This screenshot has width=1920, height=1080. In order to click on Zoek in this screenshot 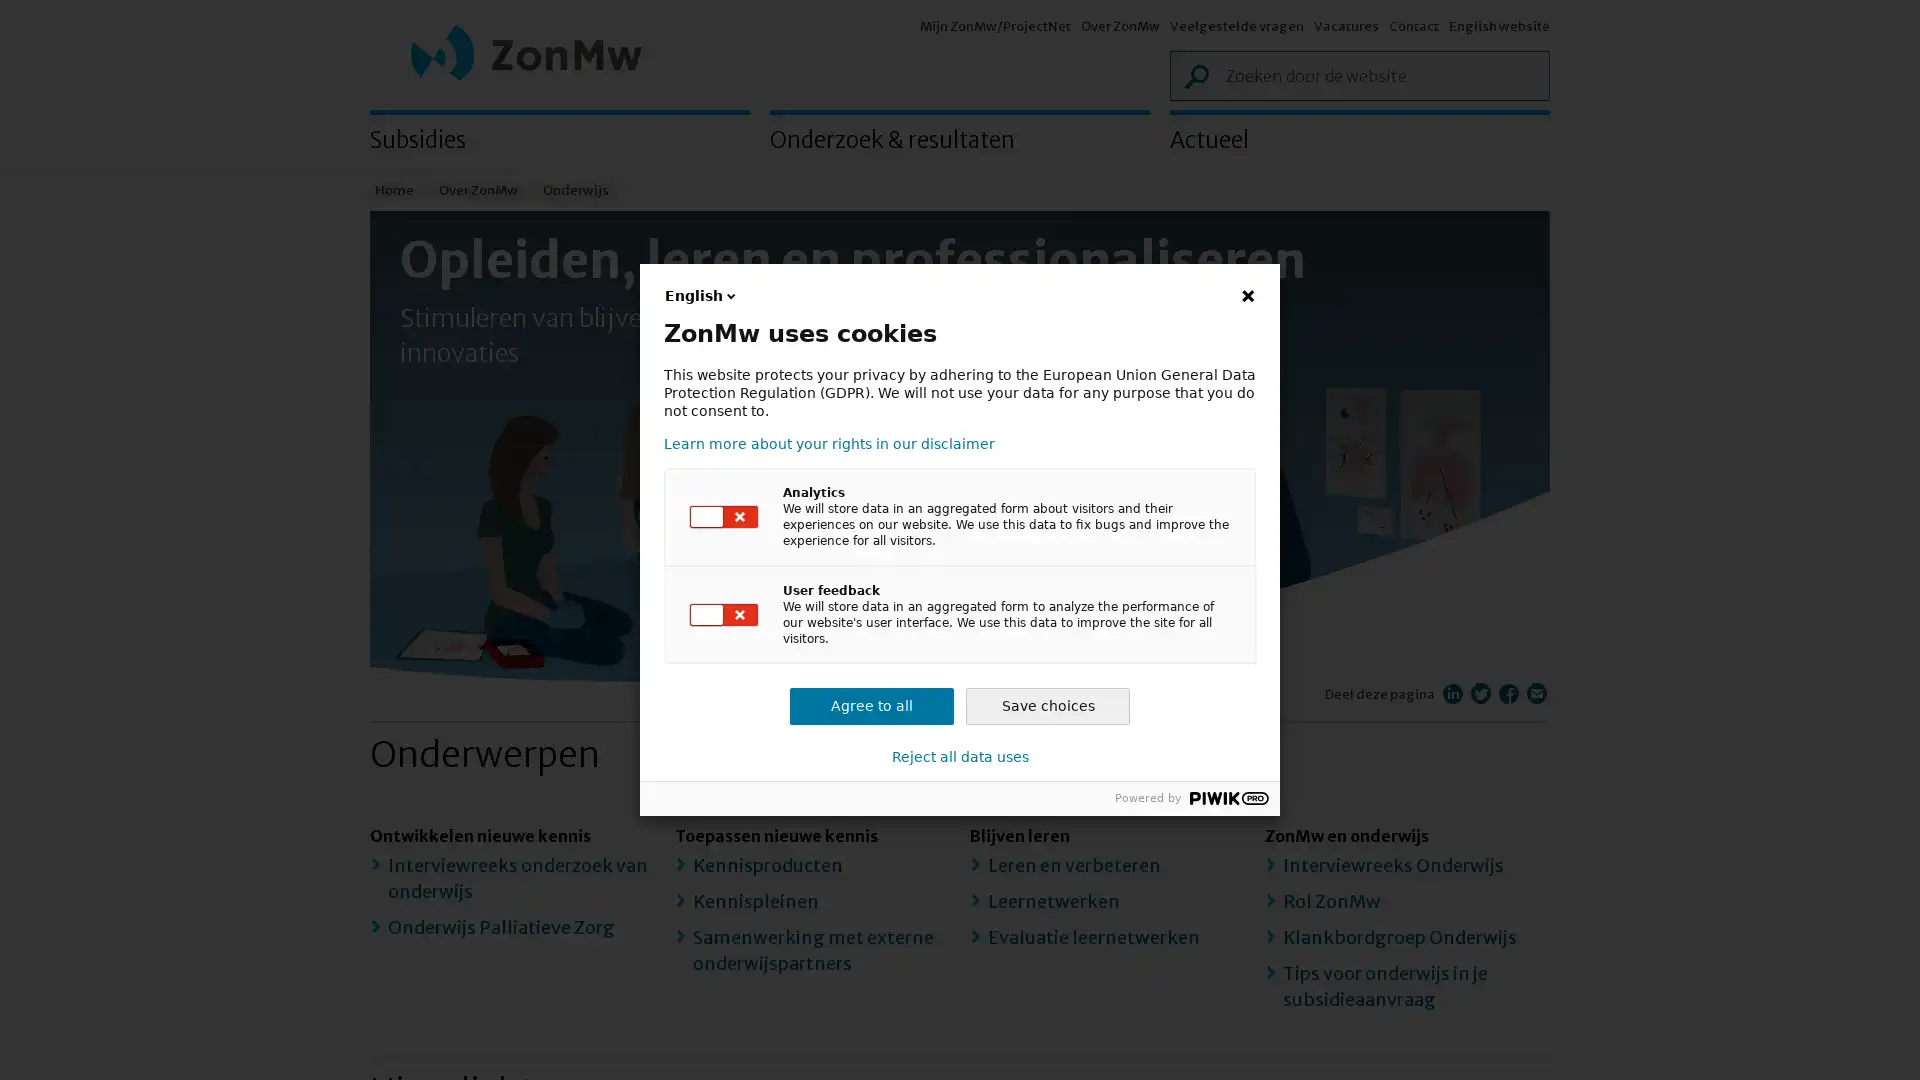, I will do `click(1196, 75)`.